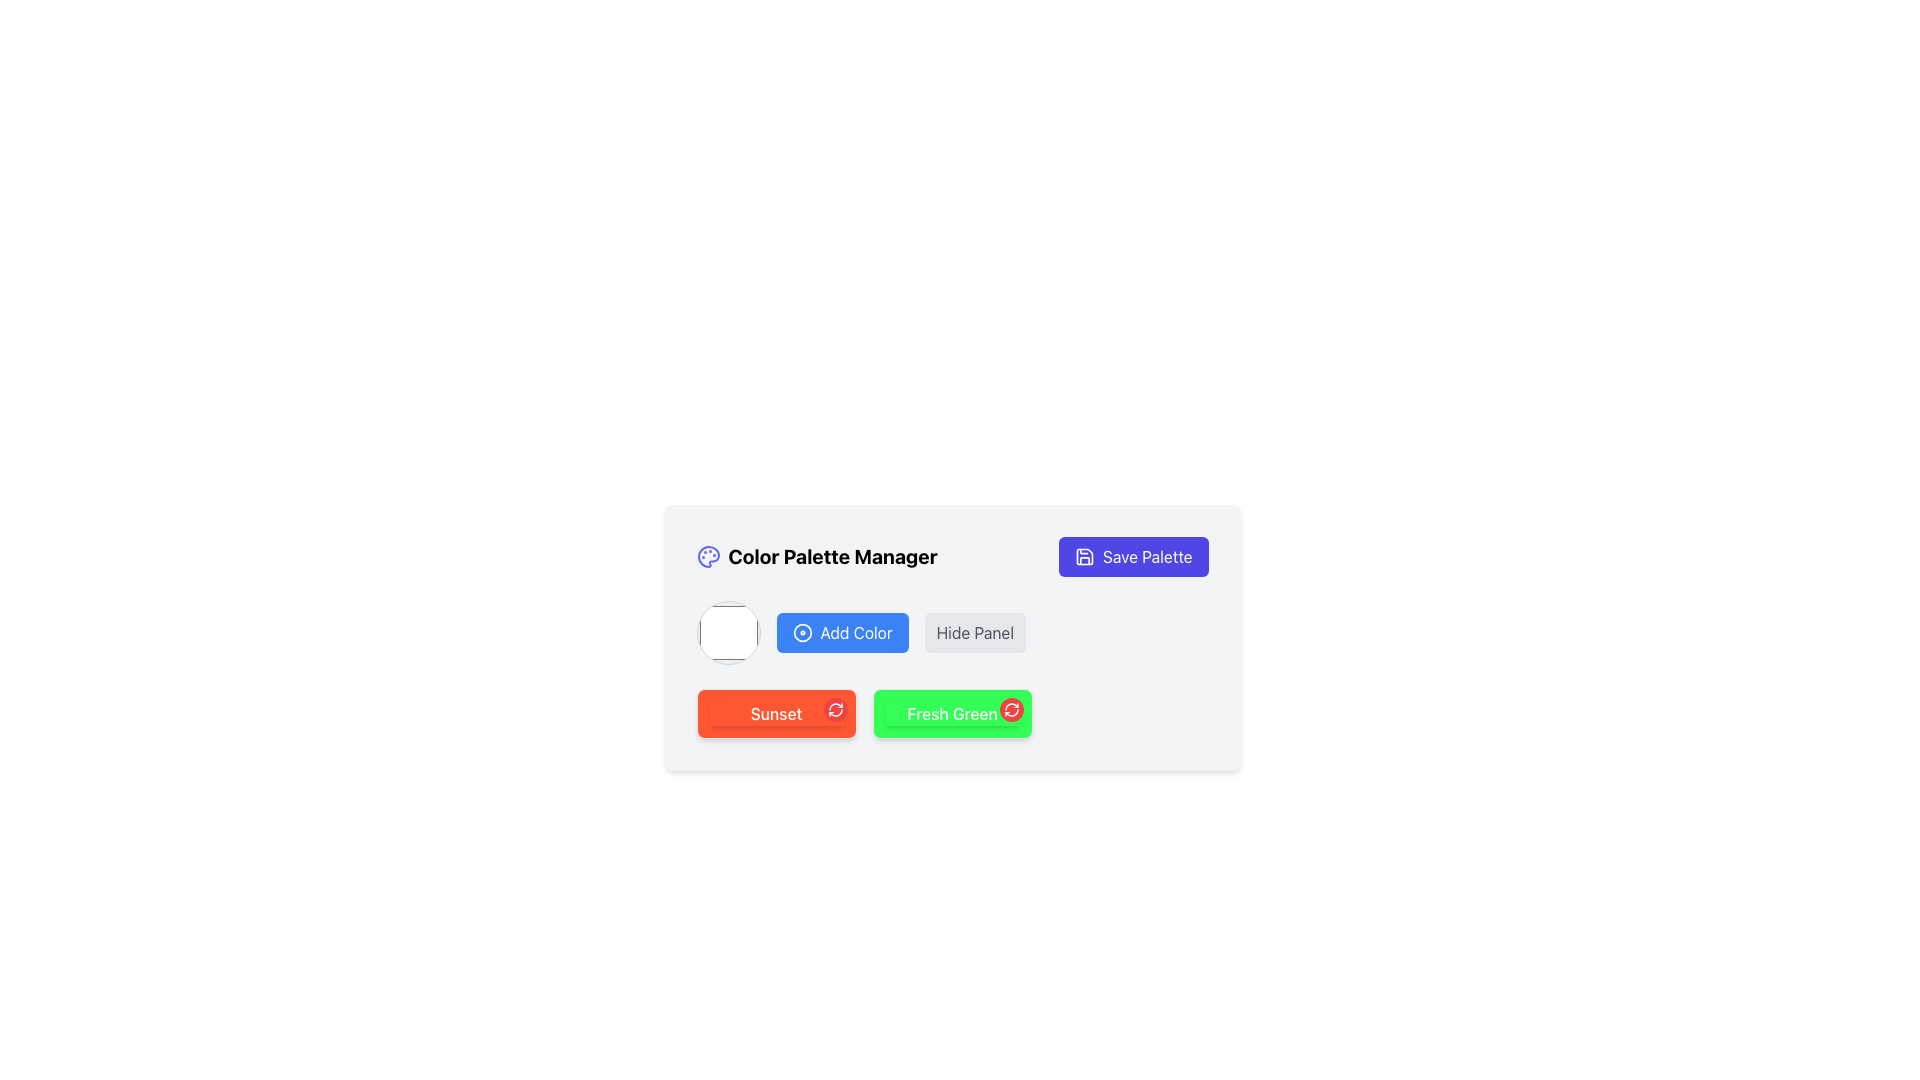  Describe the element at coordinates (1011, 708) in the screenshot. I see `the refresh icon with a red background and white arrow graphics, located within the green button labeled 'Fresh Green'` at that location.